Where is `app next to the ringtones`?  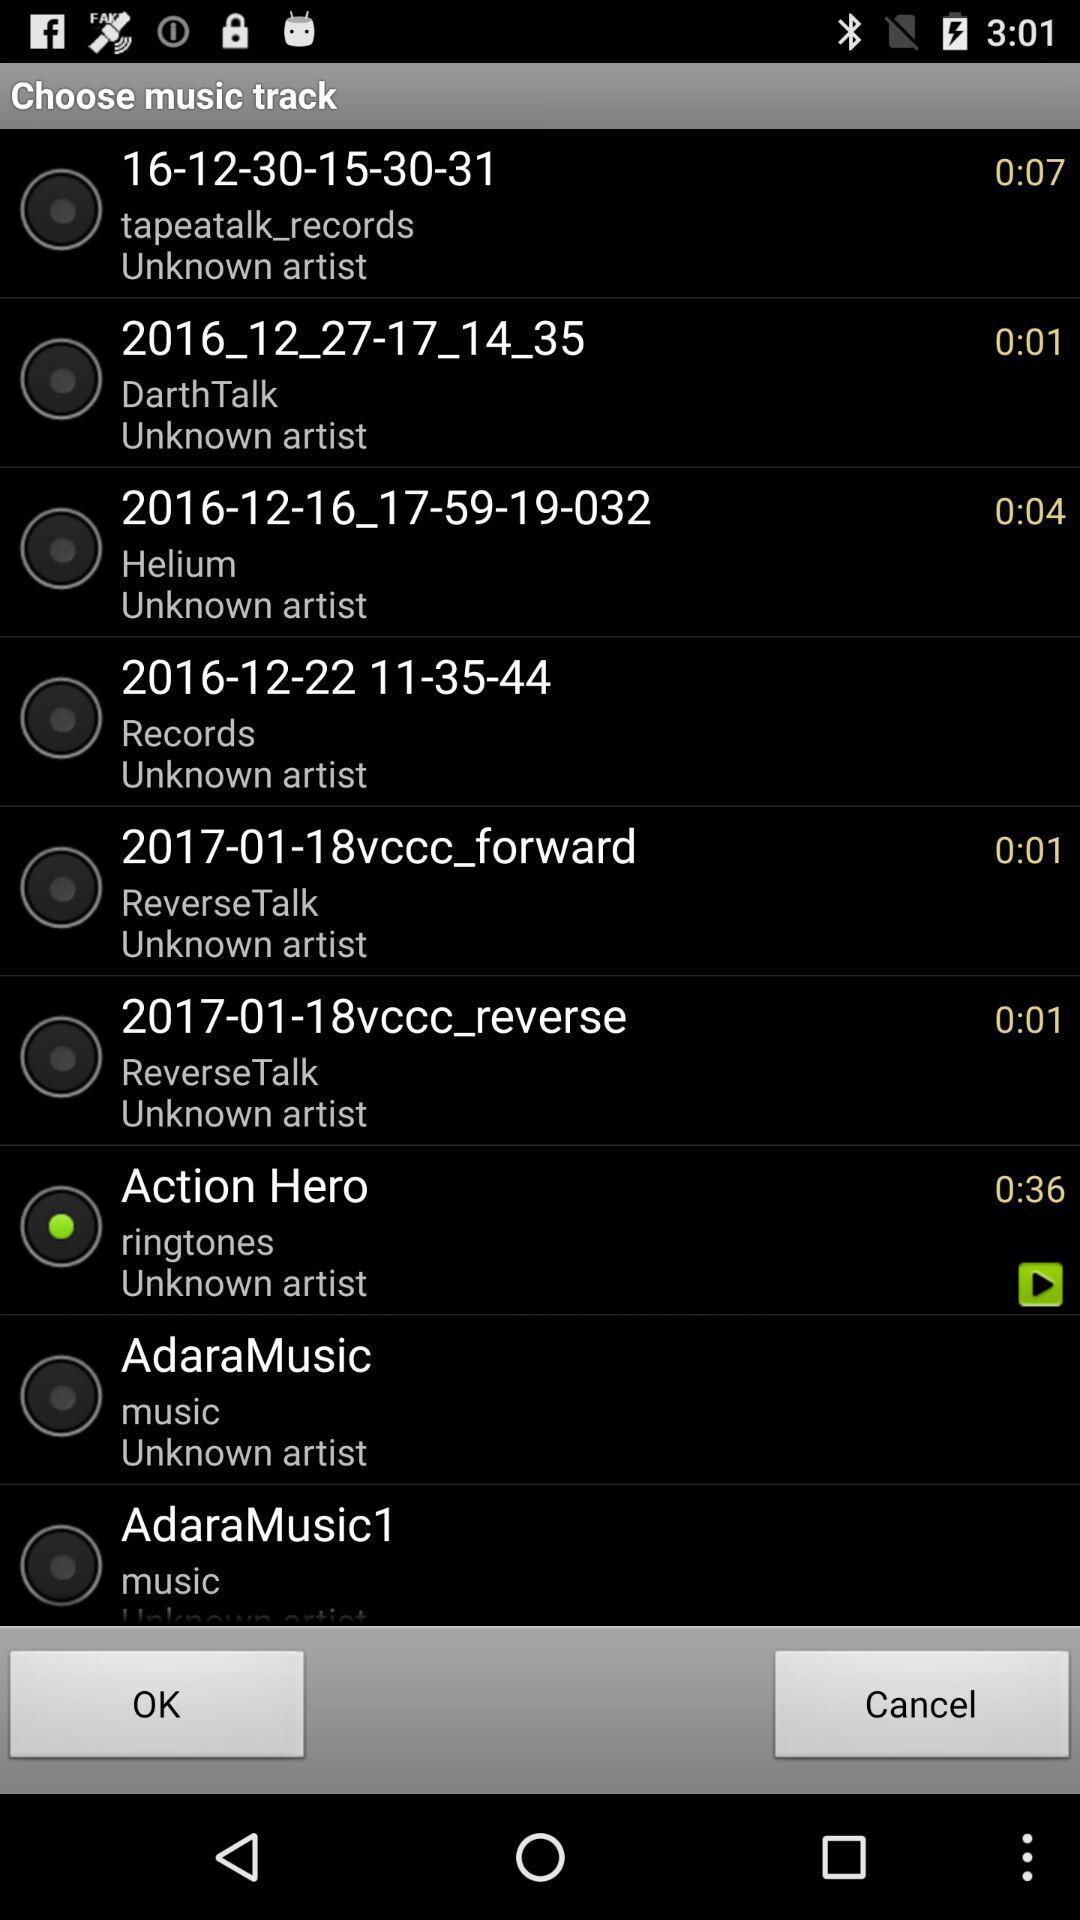 app next to the ringtones is located at coordinates (1039, 1284).